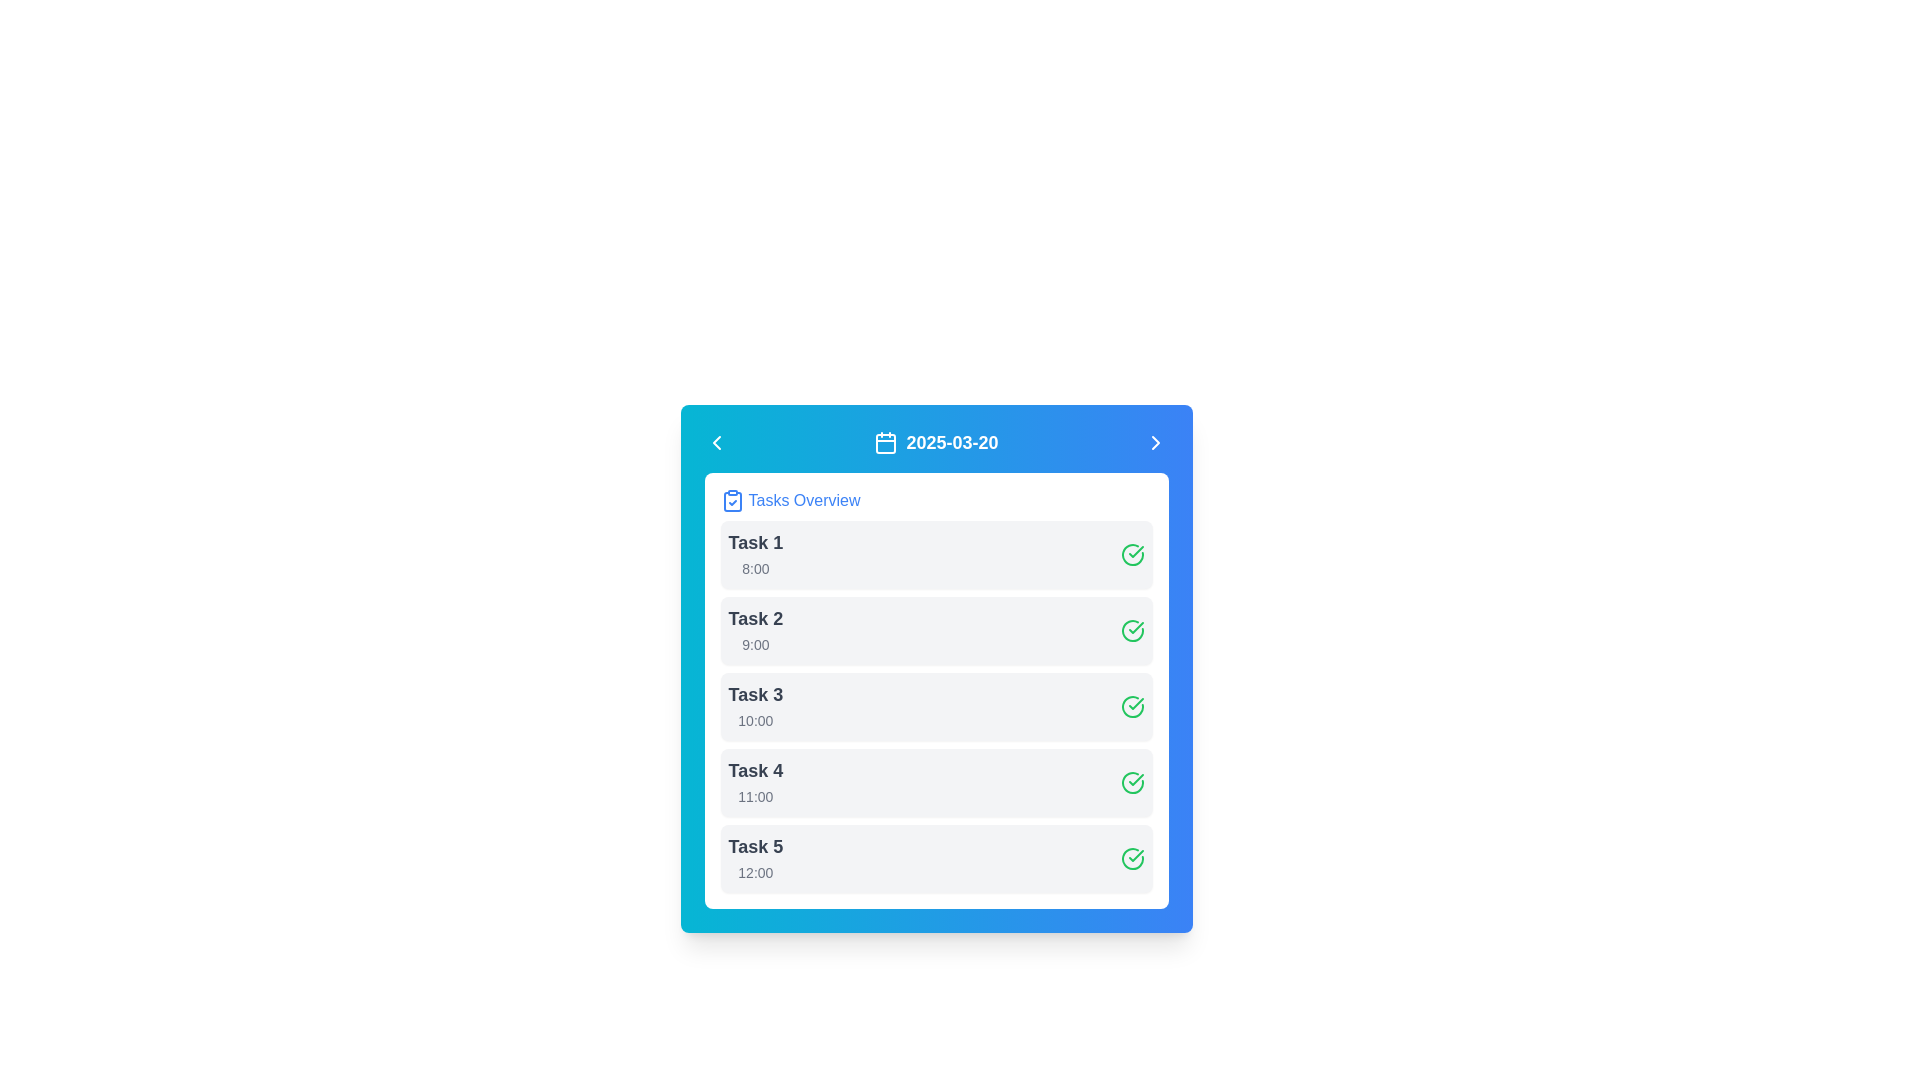 The width and height of the screenshot is (1920, 1080). I want to click on the checkmark icon located on the right side of the list item labeled 'Task 4', so click(1136, 855).